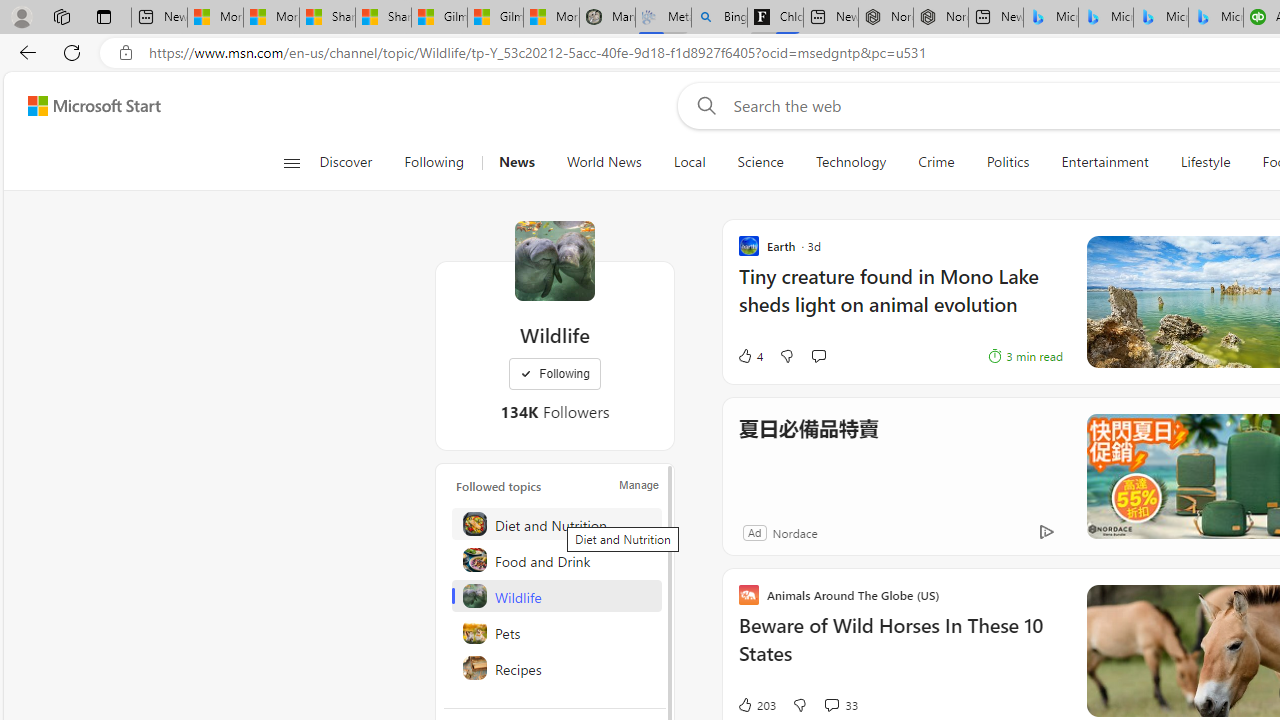 The width and height of the screenshot is (1280, 720). Describe the element at coordinates (638, 484) in the screenshot. I see `'Manage'` at that location.